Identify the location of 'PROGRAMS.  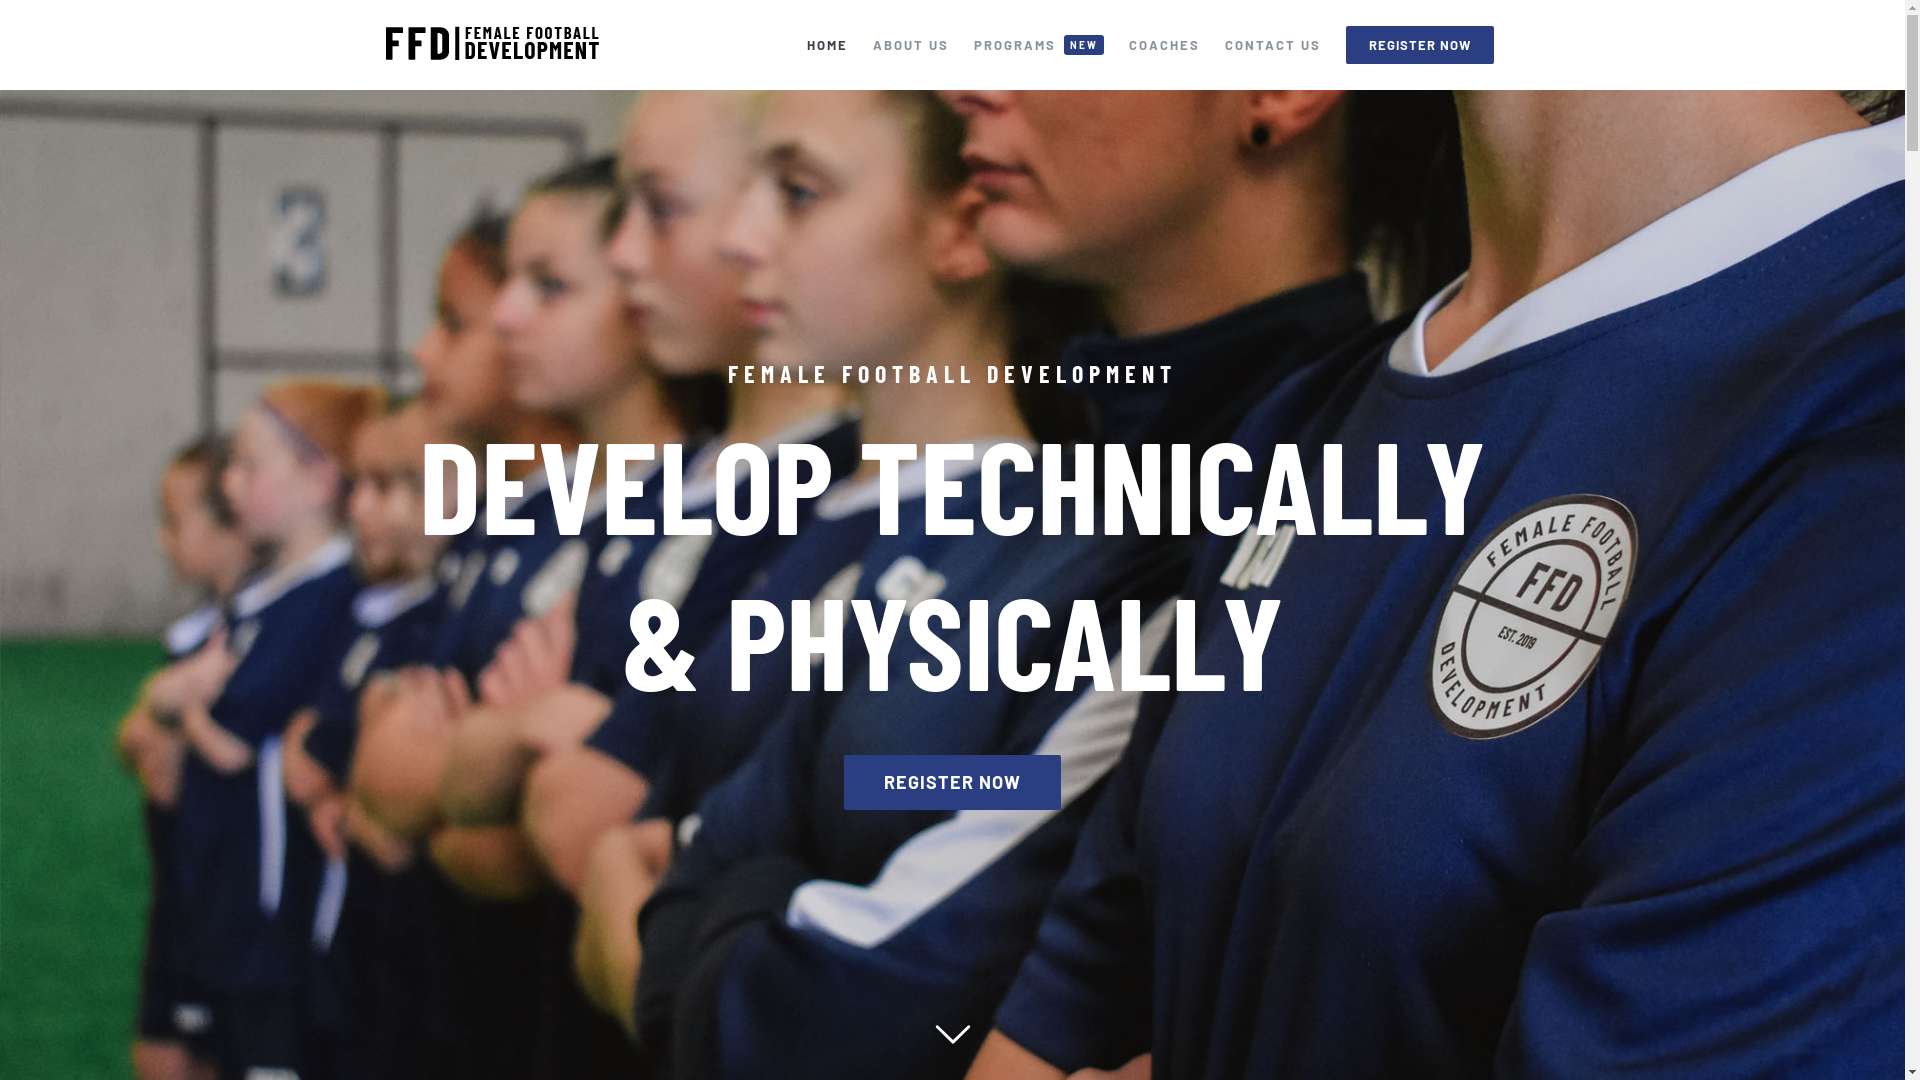
(1038, 45).